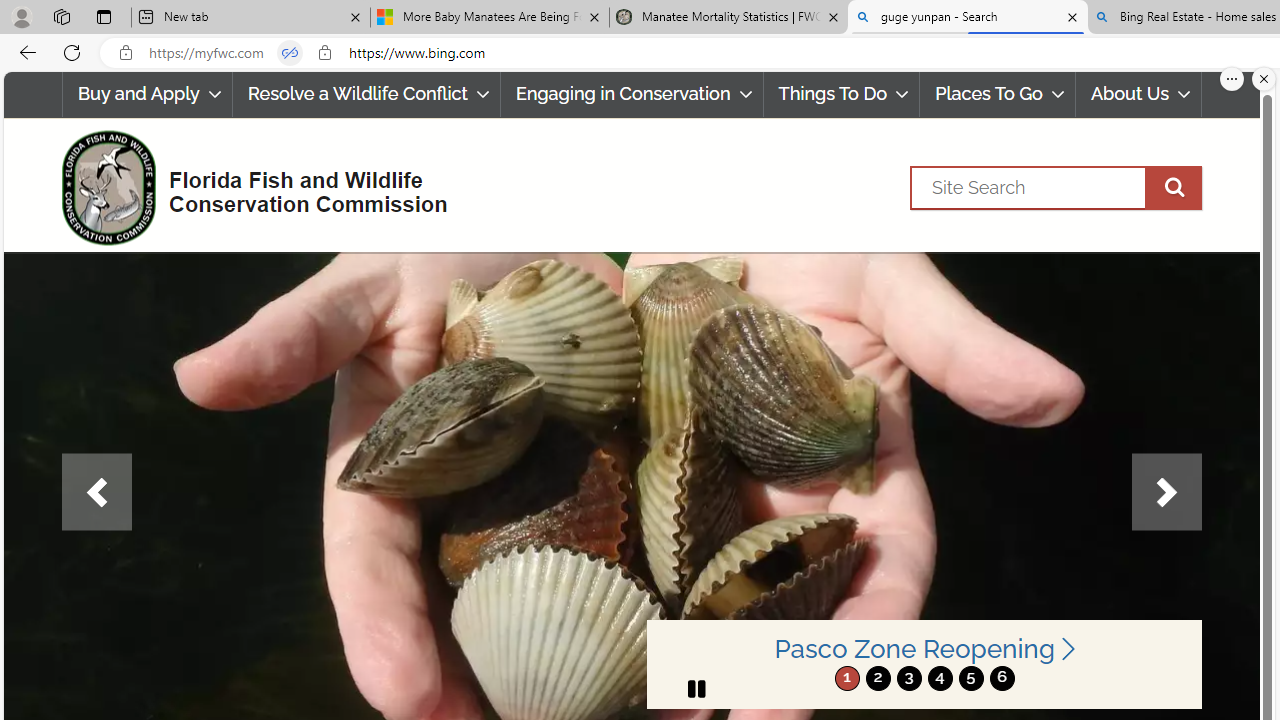  I want to click on 'Next', so click(1166, 492).